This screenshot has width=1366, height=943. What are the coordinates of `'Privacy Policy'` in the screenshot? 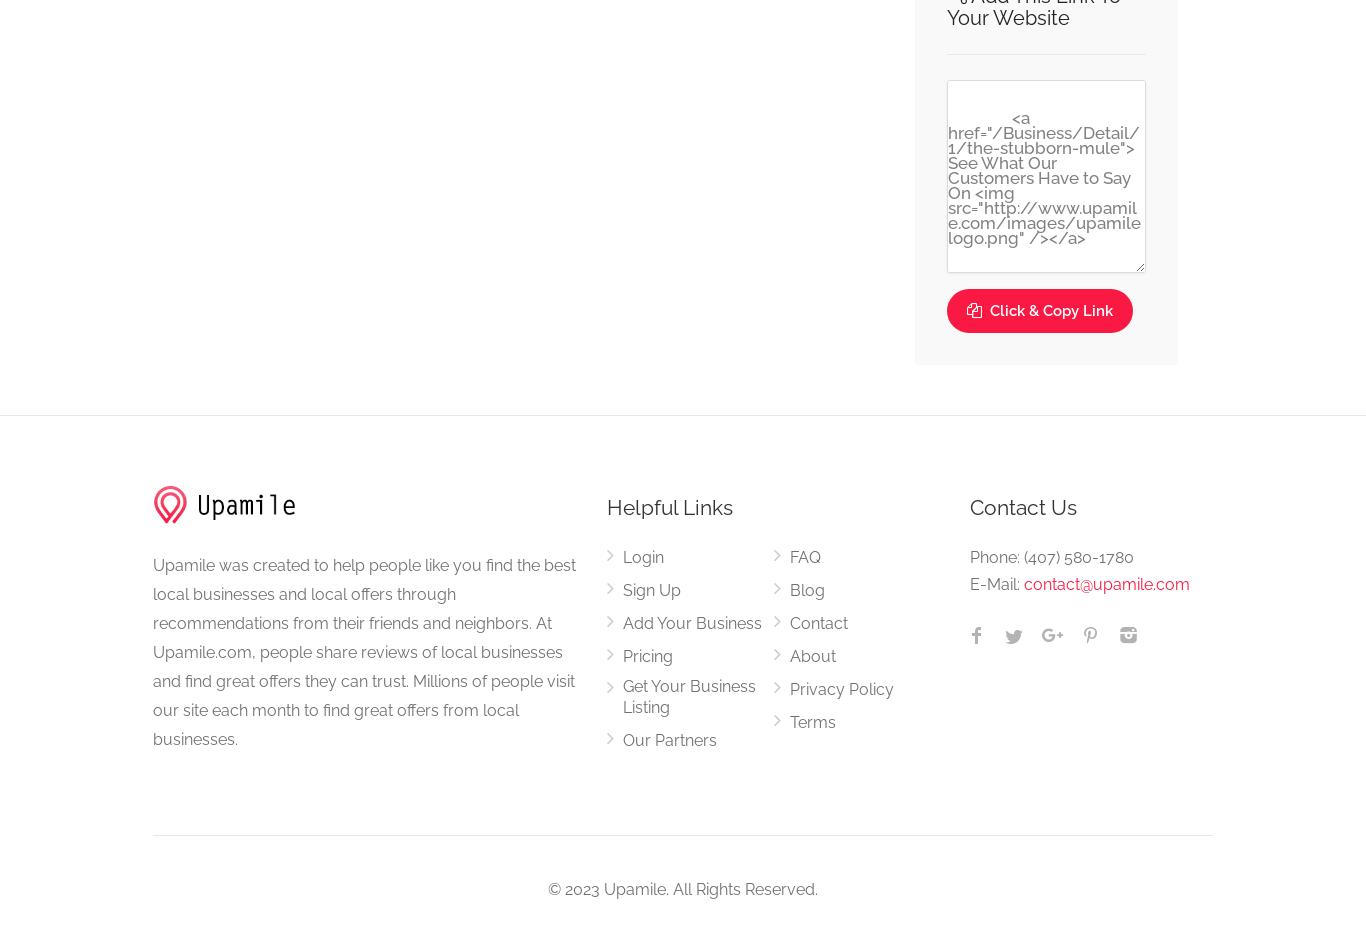 It's located at (840, 688).